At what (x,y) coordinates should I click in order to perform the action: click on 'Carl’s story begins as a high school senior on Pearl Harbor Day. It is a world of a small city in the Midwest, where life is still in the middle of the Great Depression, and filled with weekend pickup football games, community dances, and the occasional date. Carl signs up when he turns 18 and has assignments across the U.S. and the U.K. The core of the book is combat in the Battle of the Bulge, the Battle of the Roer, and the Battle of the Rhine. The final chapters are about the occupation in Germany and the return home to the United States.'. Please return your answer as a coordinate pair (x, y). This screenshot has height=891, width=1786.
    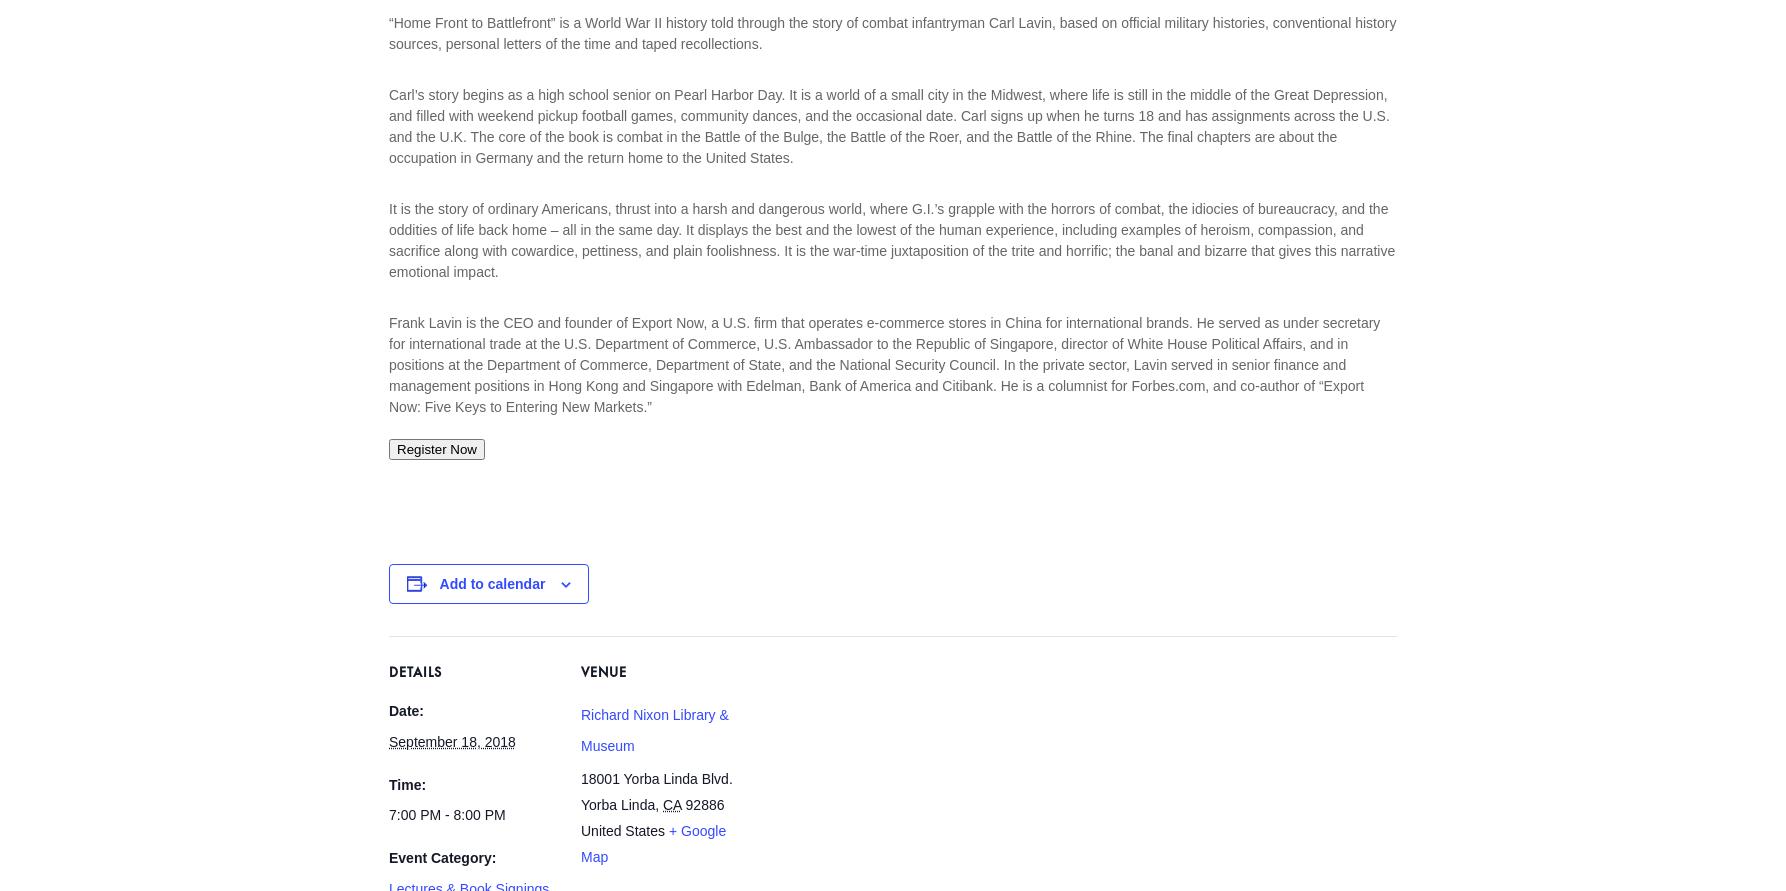
    Looking at the image, I should click on (388, 124).